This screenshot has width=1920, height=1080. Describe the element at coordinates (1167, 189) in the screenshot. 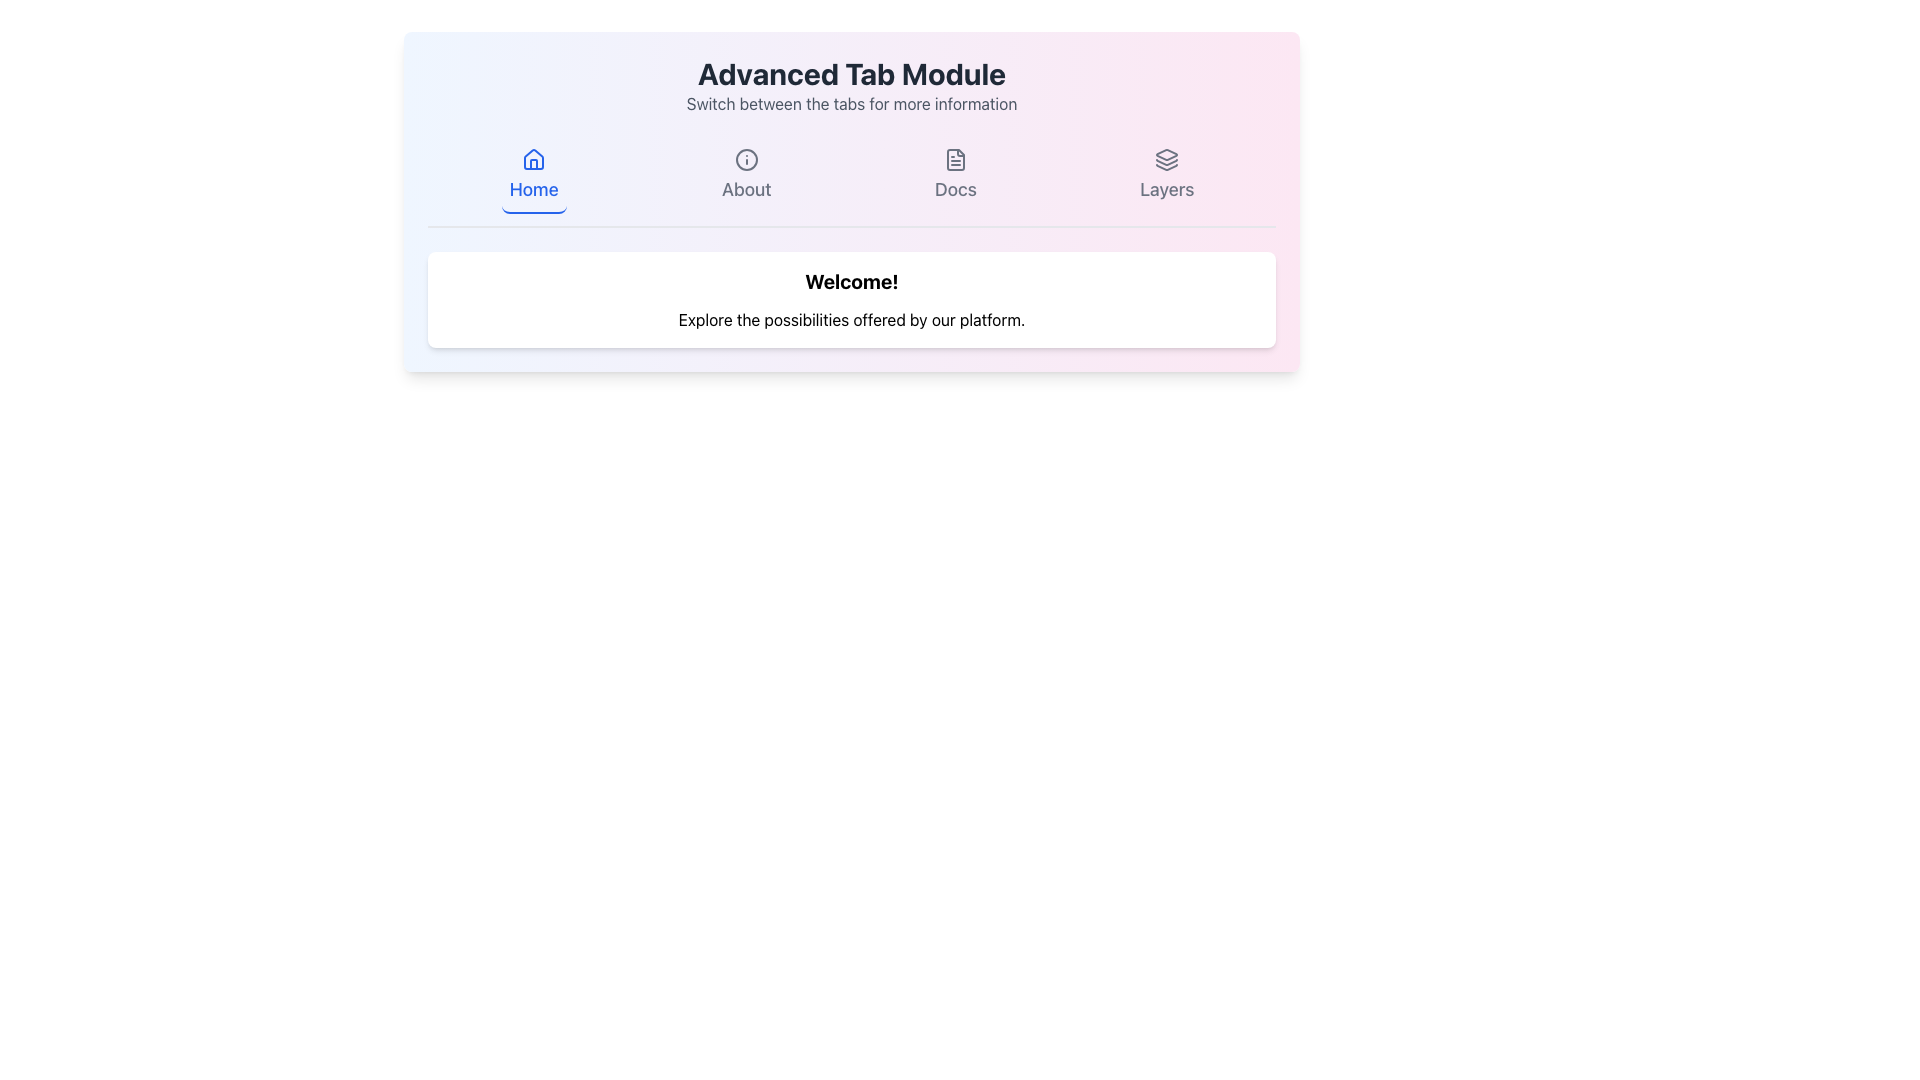

I see `the 'Layers' text label located in the navigation bar, which is the fourth item from the left, under the corresponding stack-like icon` at that location.